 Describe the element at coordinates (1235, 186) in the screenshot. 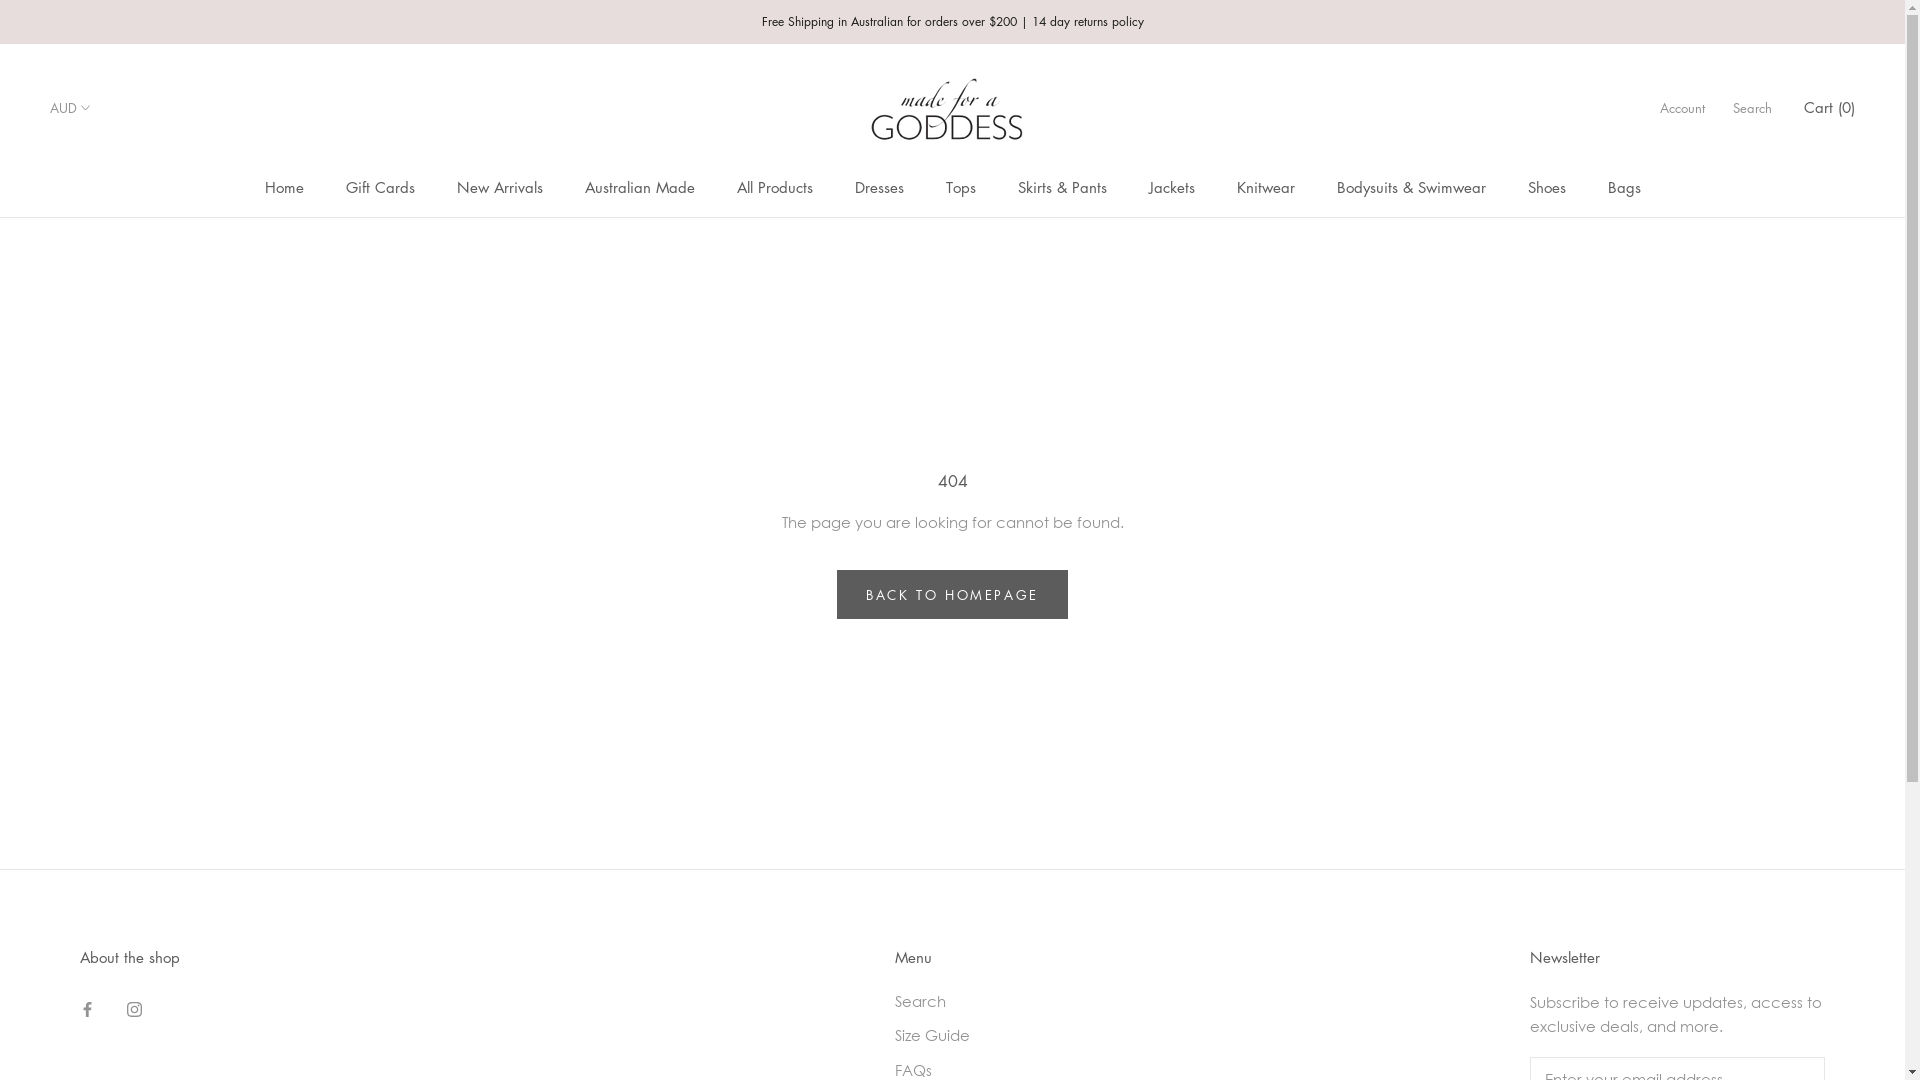

I see `'Knitwear` at that location.